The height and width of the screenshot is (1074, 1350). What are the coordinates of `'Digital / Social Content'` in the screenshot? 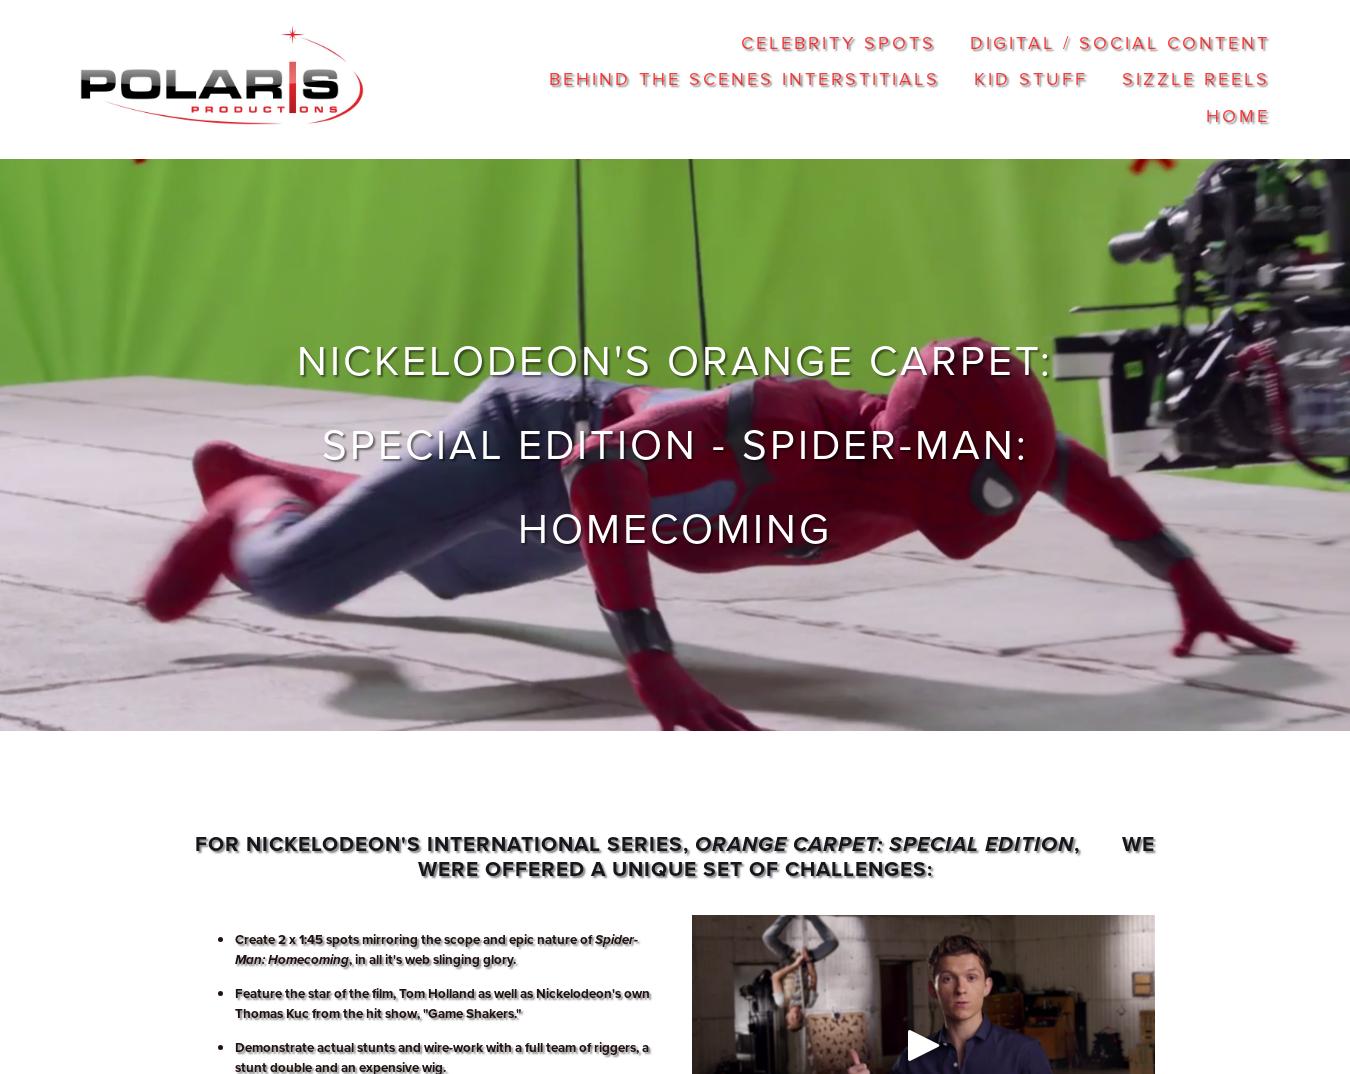 It's located at (1119, 41).